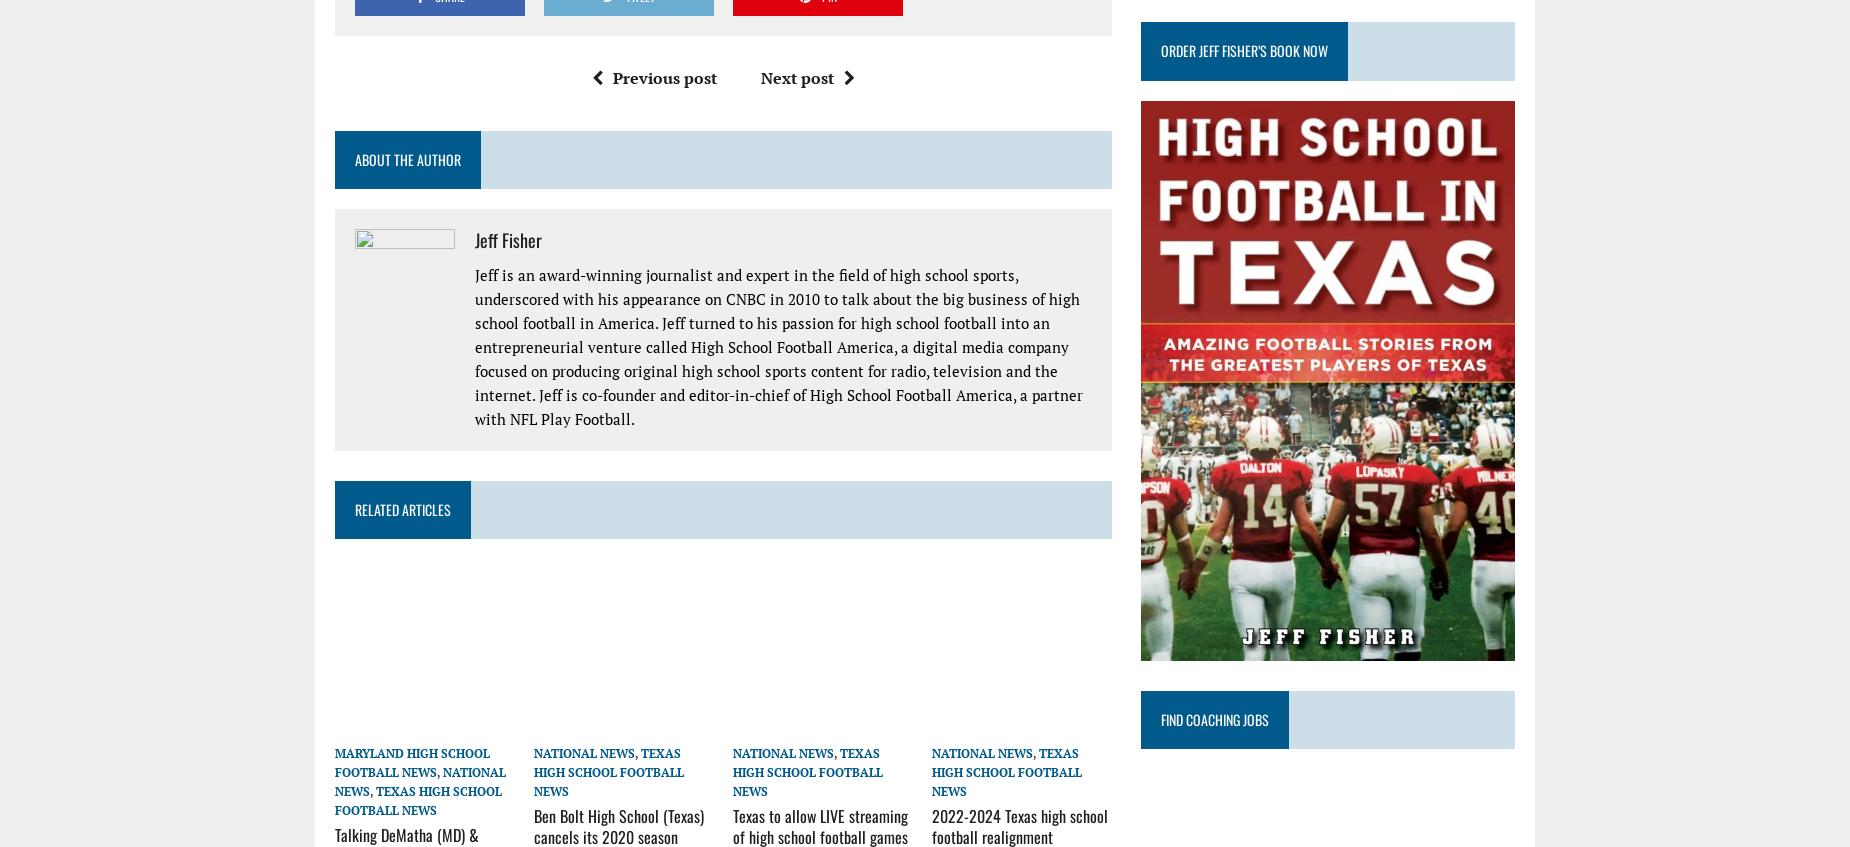 This screenshot has width=1850, height=847. I want to click on 'Next post', so click(796, 76).